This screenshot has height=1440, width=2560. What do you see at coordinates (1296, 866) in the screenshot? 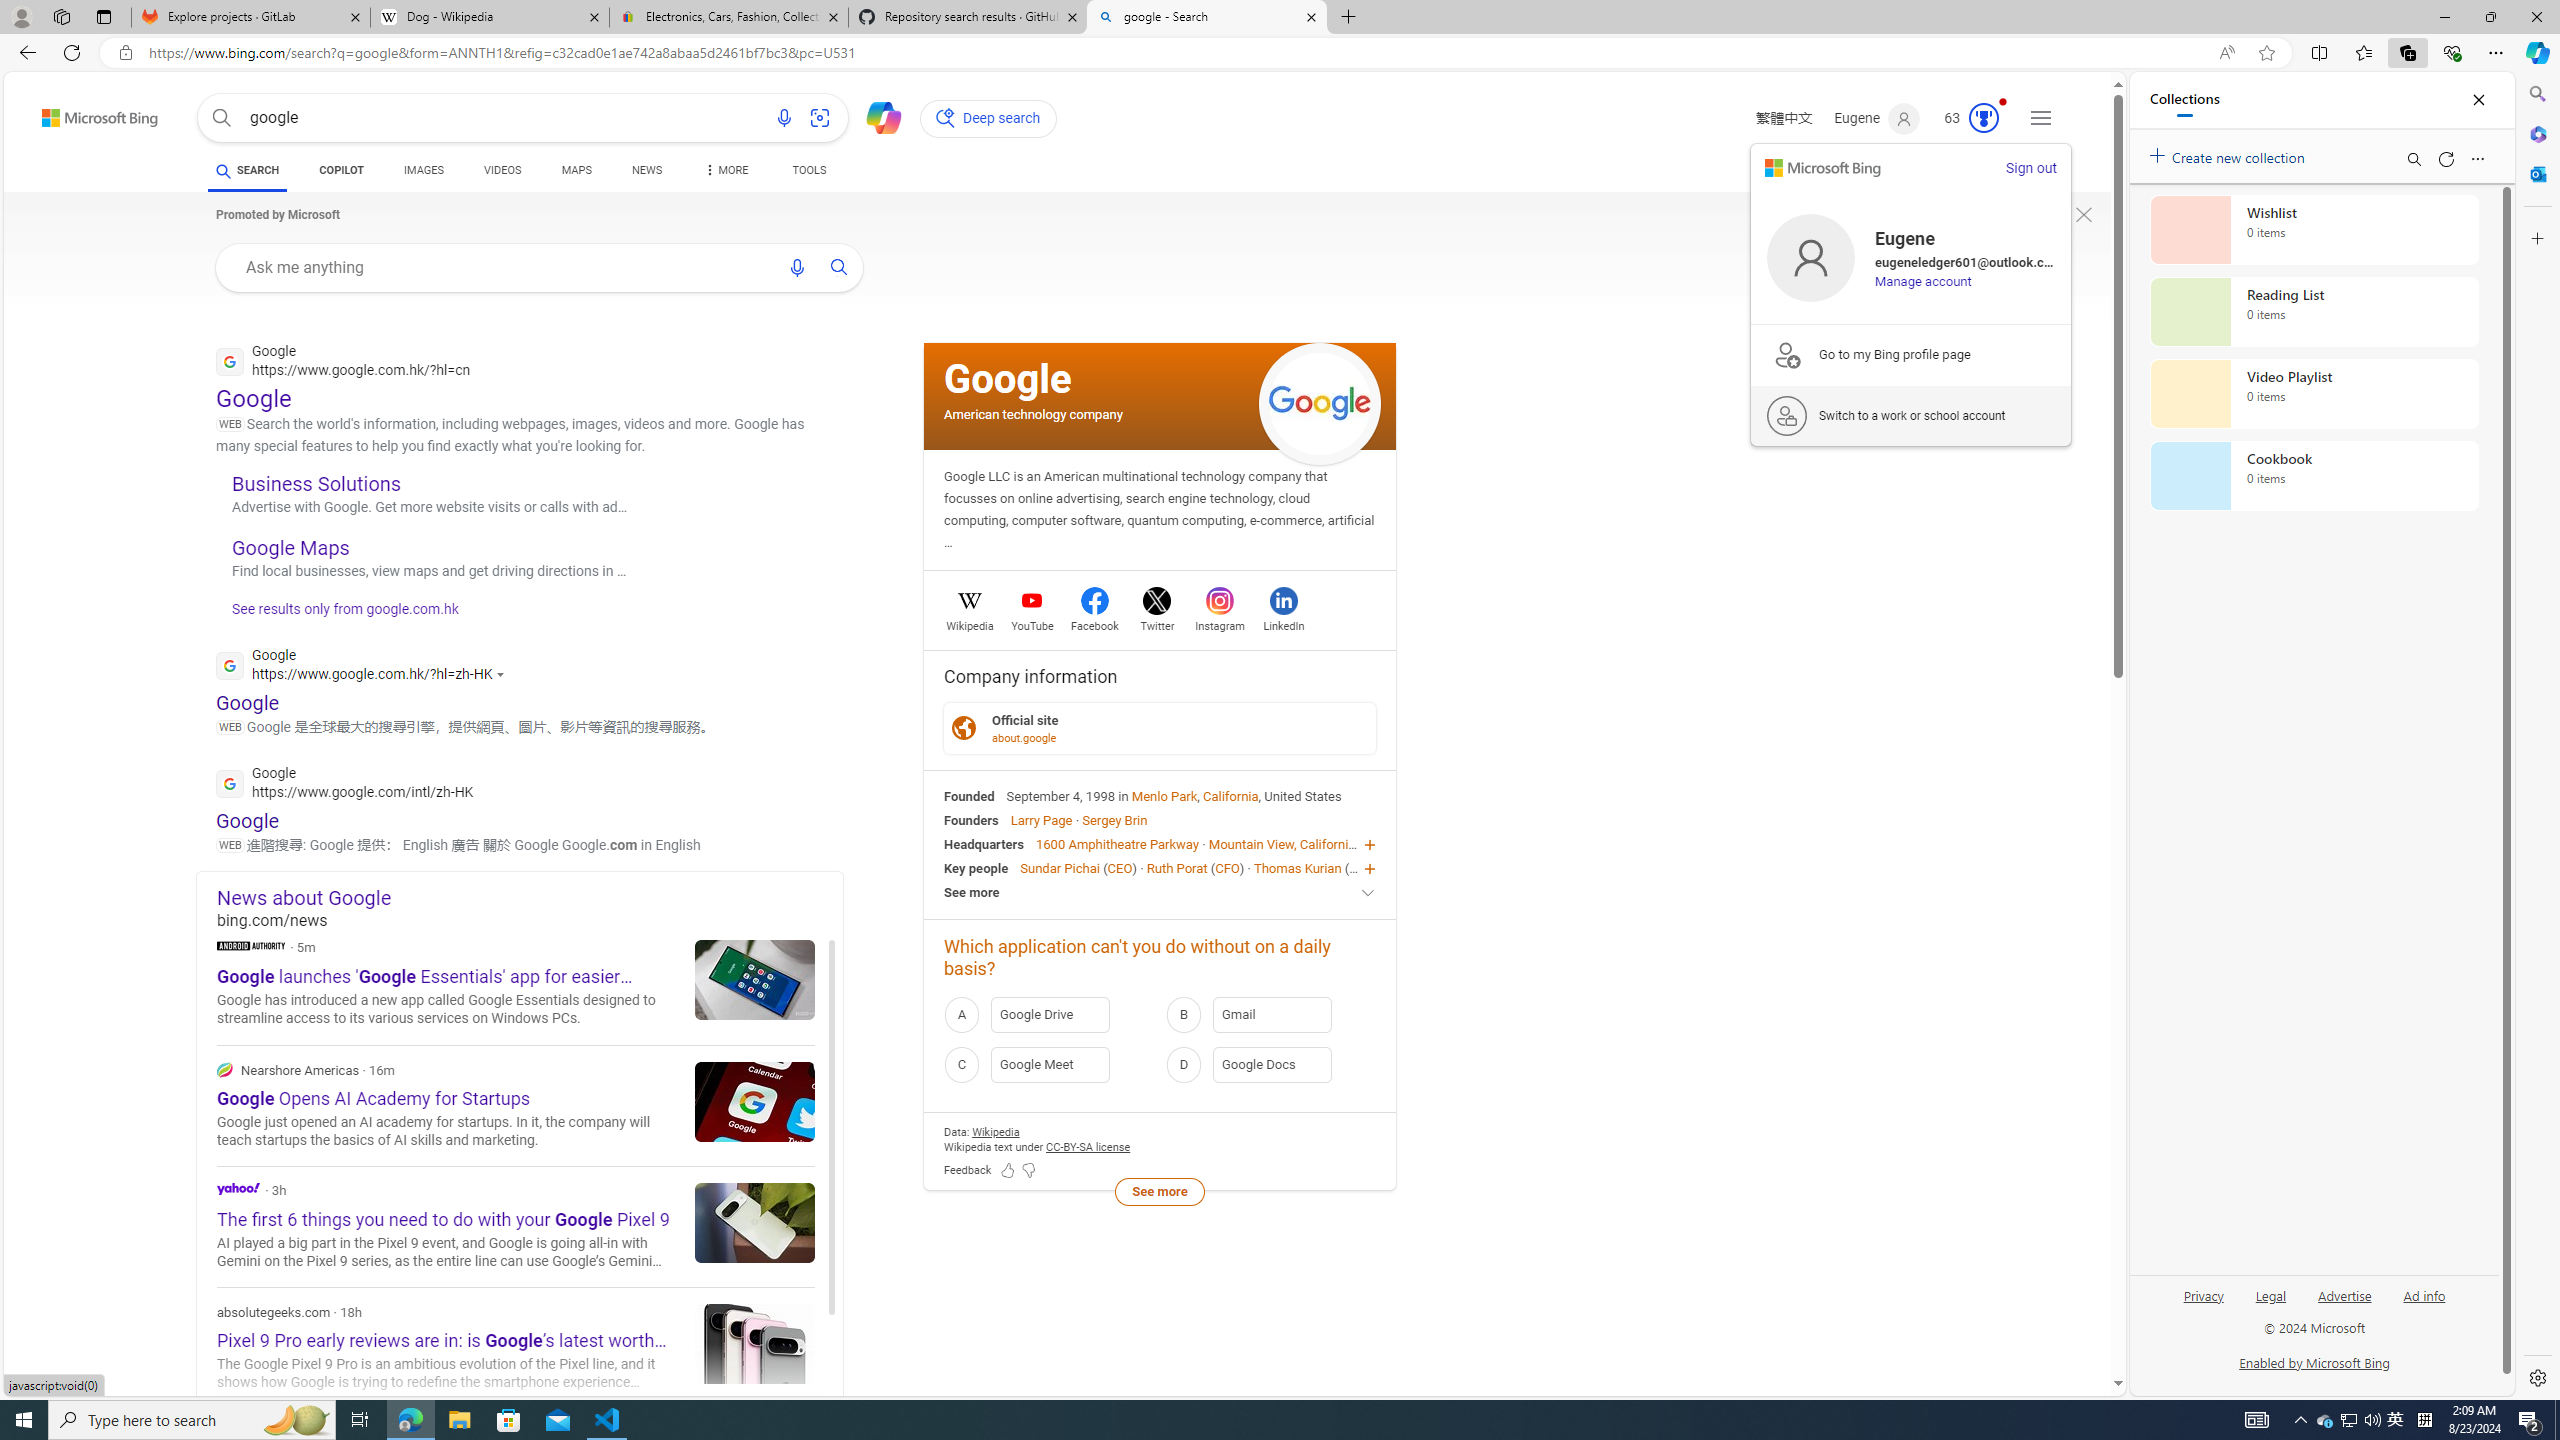
I see `'Thomas Kurian'` at bounding box center [1296, 866].